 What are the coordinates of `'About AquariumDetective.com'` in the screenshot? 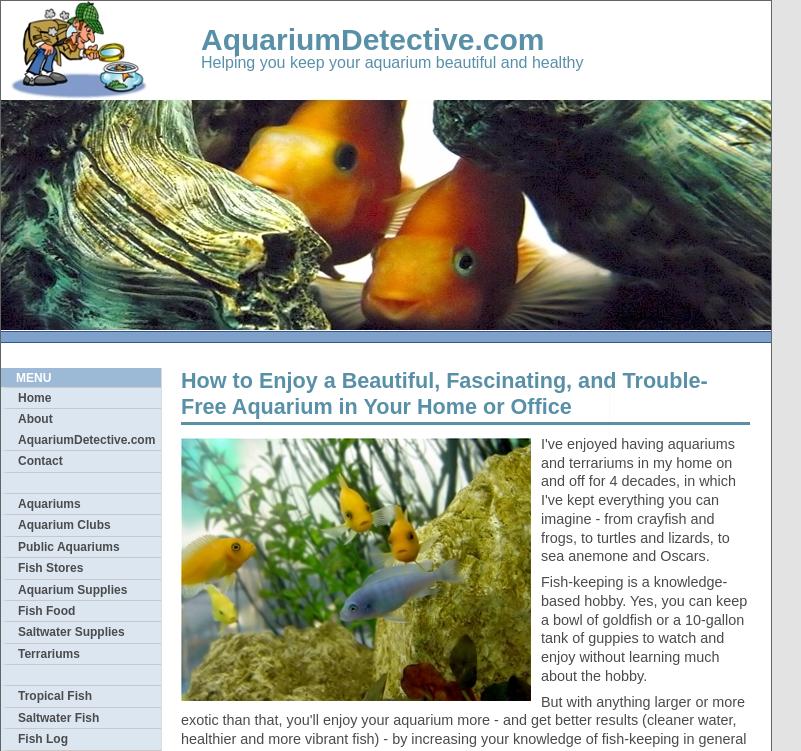 It's located at (86, 427).